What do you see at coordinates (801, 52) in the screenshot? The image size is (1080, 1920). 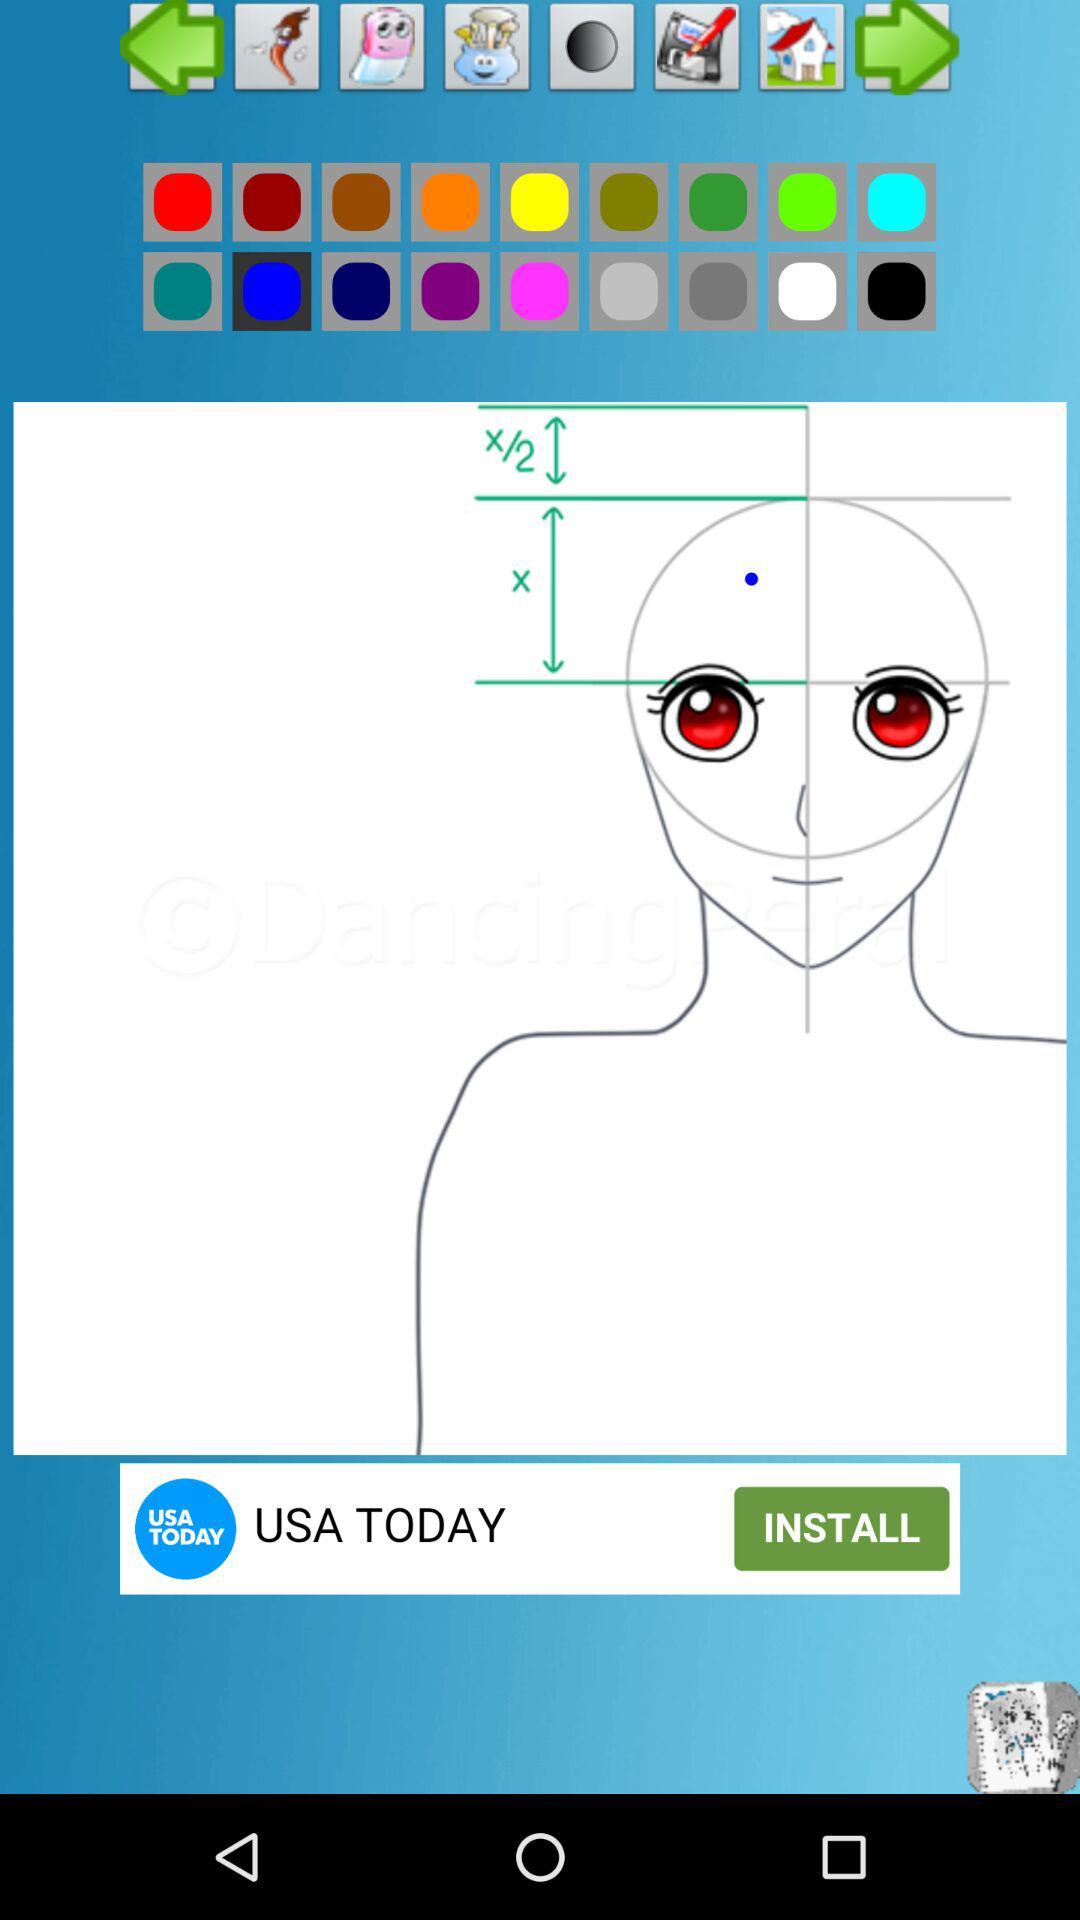 I see `element` at bounding box center [801, 52].